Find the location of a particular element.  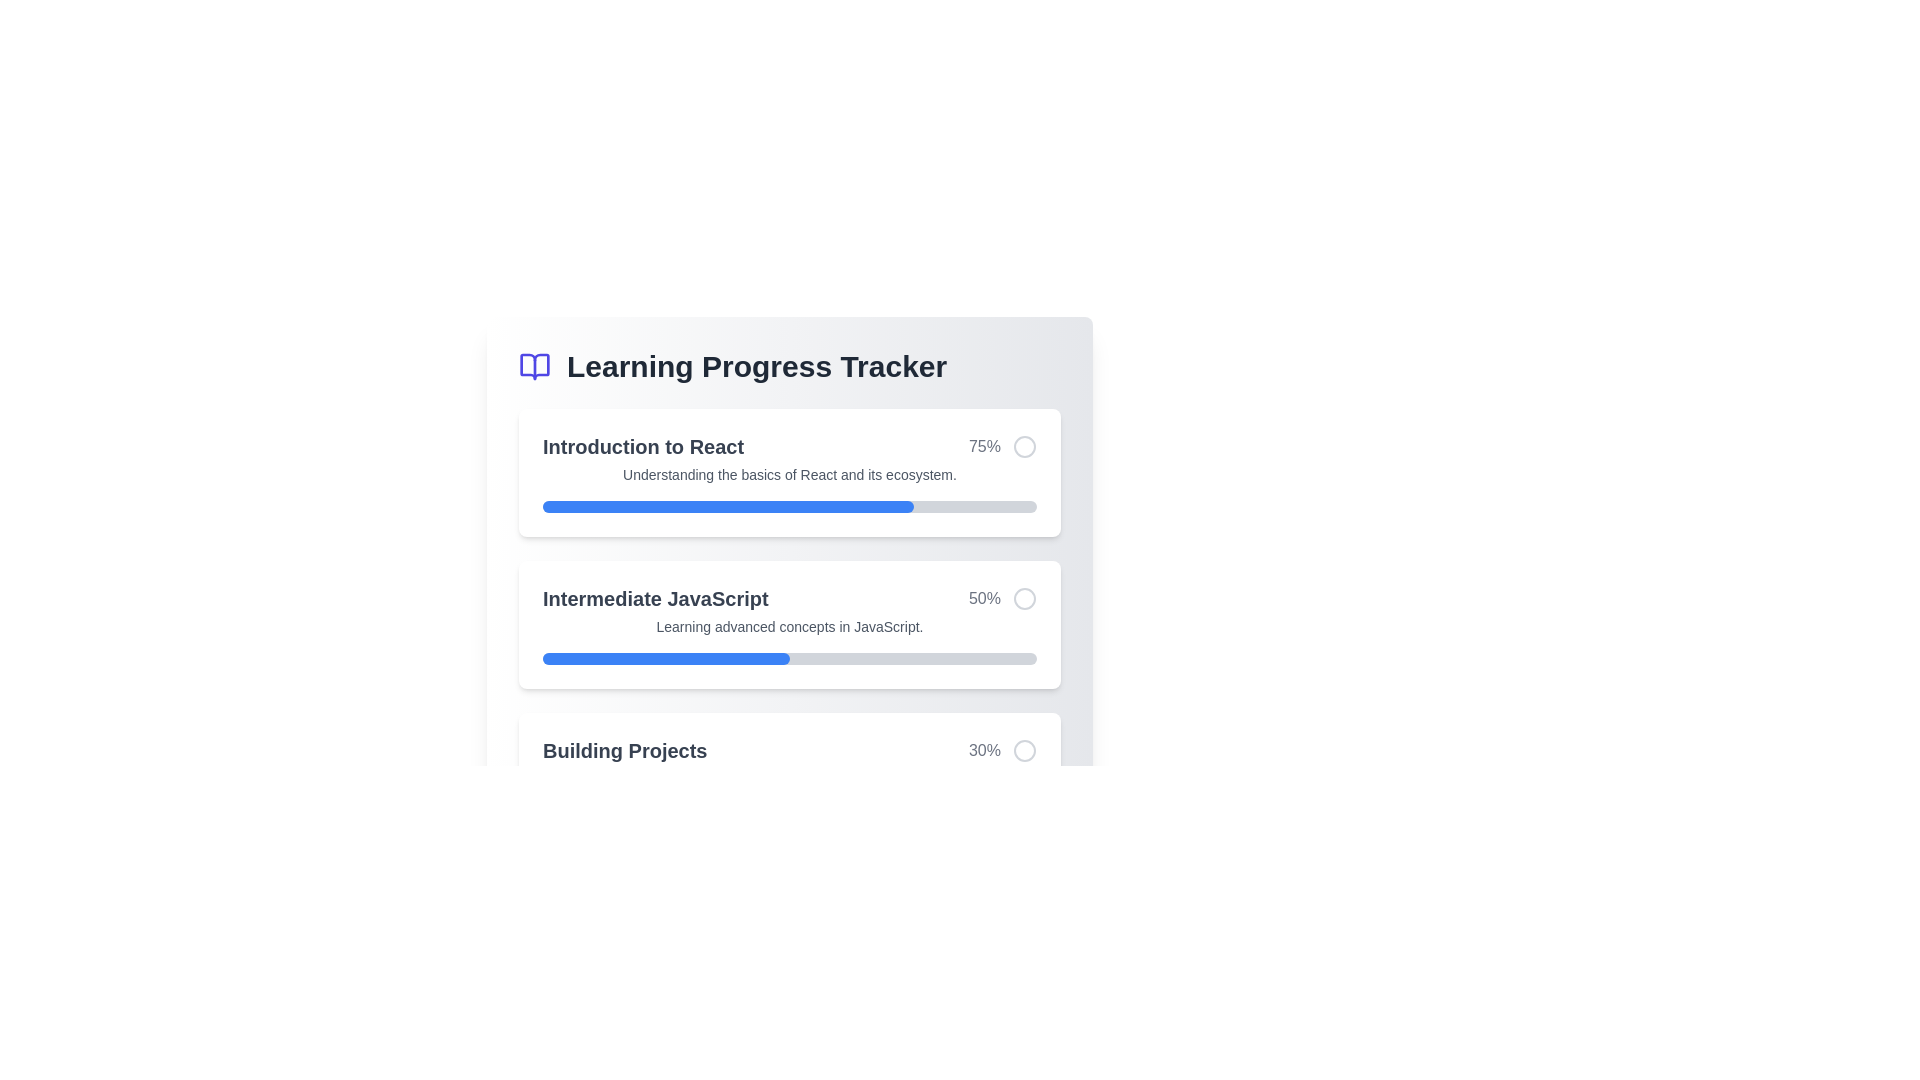

text label that provides a brief explanation of the learning module content located beneath the title 'Introduction to React' in the learning module card is located at coordinates (789, 474).